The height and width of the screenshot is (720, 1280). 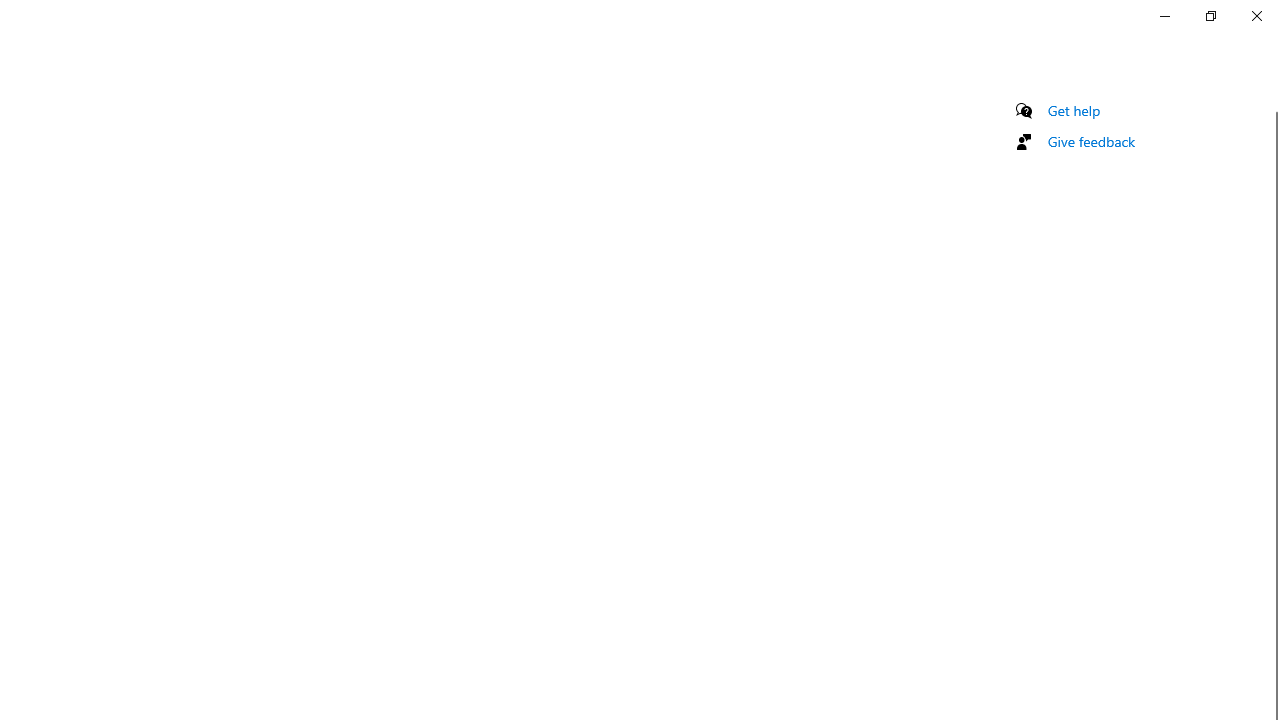 What do you see at coordinates (1073, 110) in the screenshot?
I see `'Get help'` at bounding box center [1073, 110].